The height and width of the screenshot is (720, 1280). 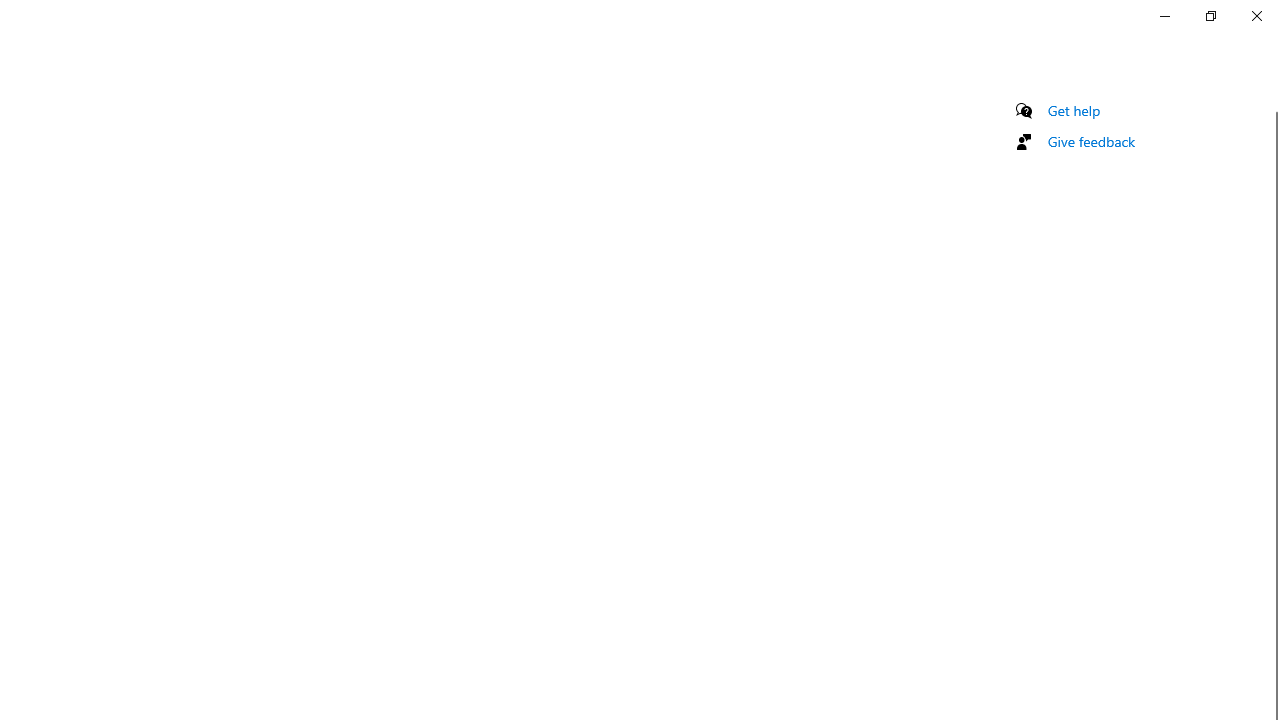 What do you see at coordinates (1073, 110) in the screenshot?
I see `'Get help'` at bounding box center [1073, 110].